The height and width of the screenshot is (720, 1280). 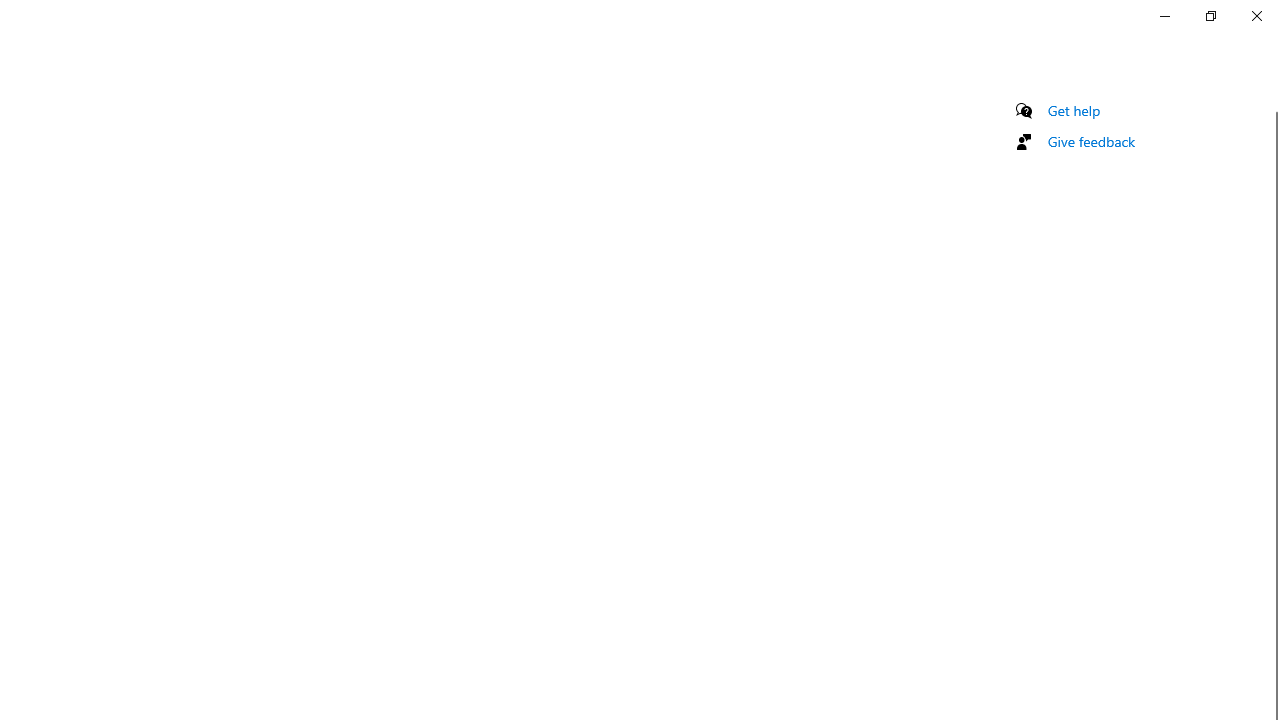 What do you see at coordinates (1073, 110) in the screenshot?
I see `'Get help'` at bounding box center [1073, 110].